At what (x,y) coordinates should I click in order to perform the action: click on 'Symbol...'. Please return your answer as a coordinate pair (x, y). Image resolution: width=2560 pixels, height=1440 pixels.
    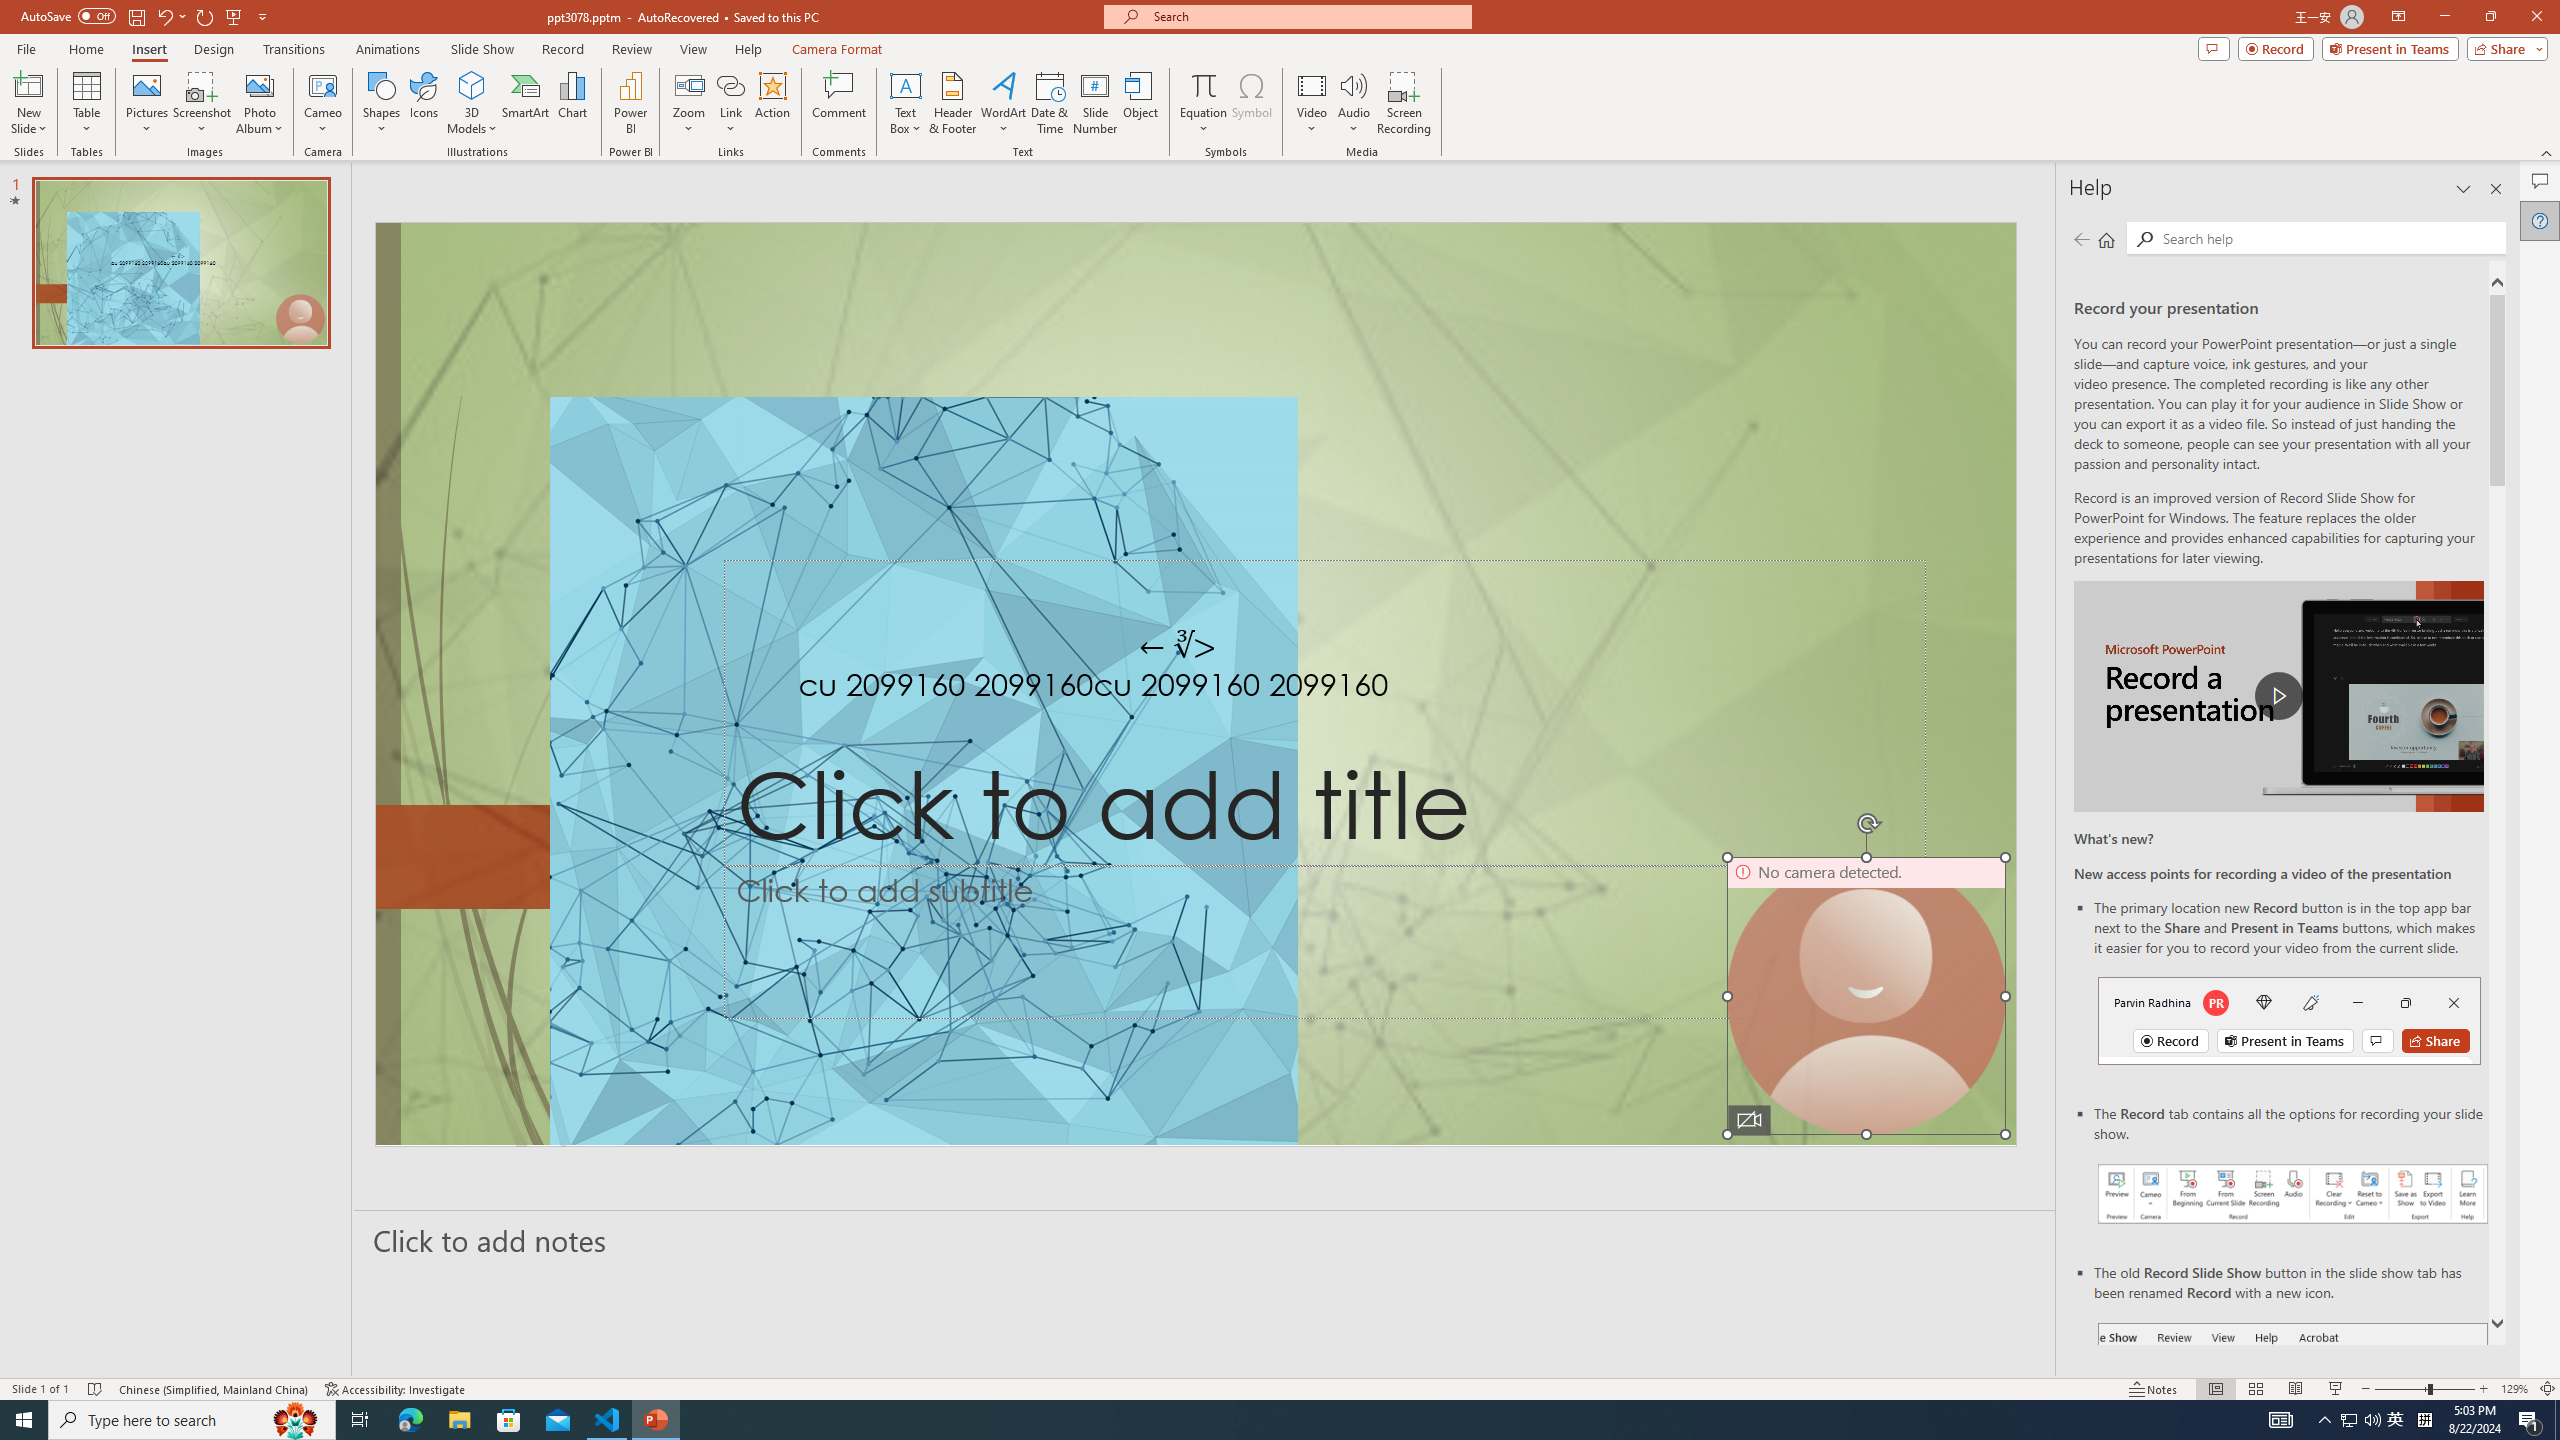
    Looking at the image, I should click on (1251, 103).